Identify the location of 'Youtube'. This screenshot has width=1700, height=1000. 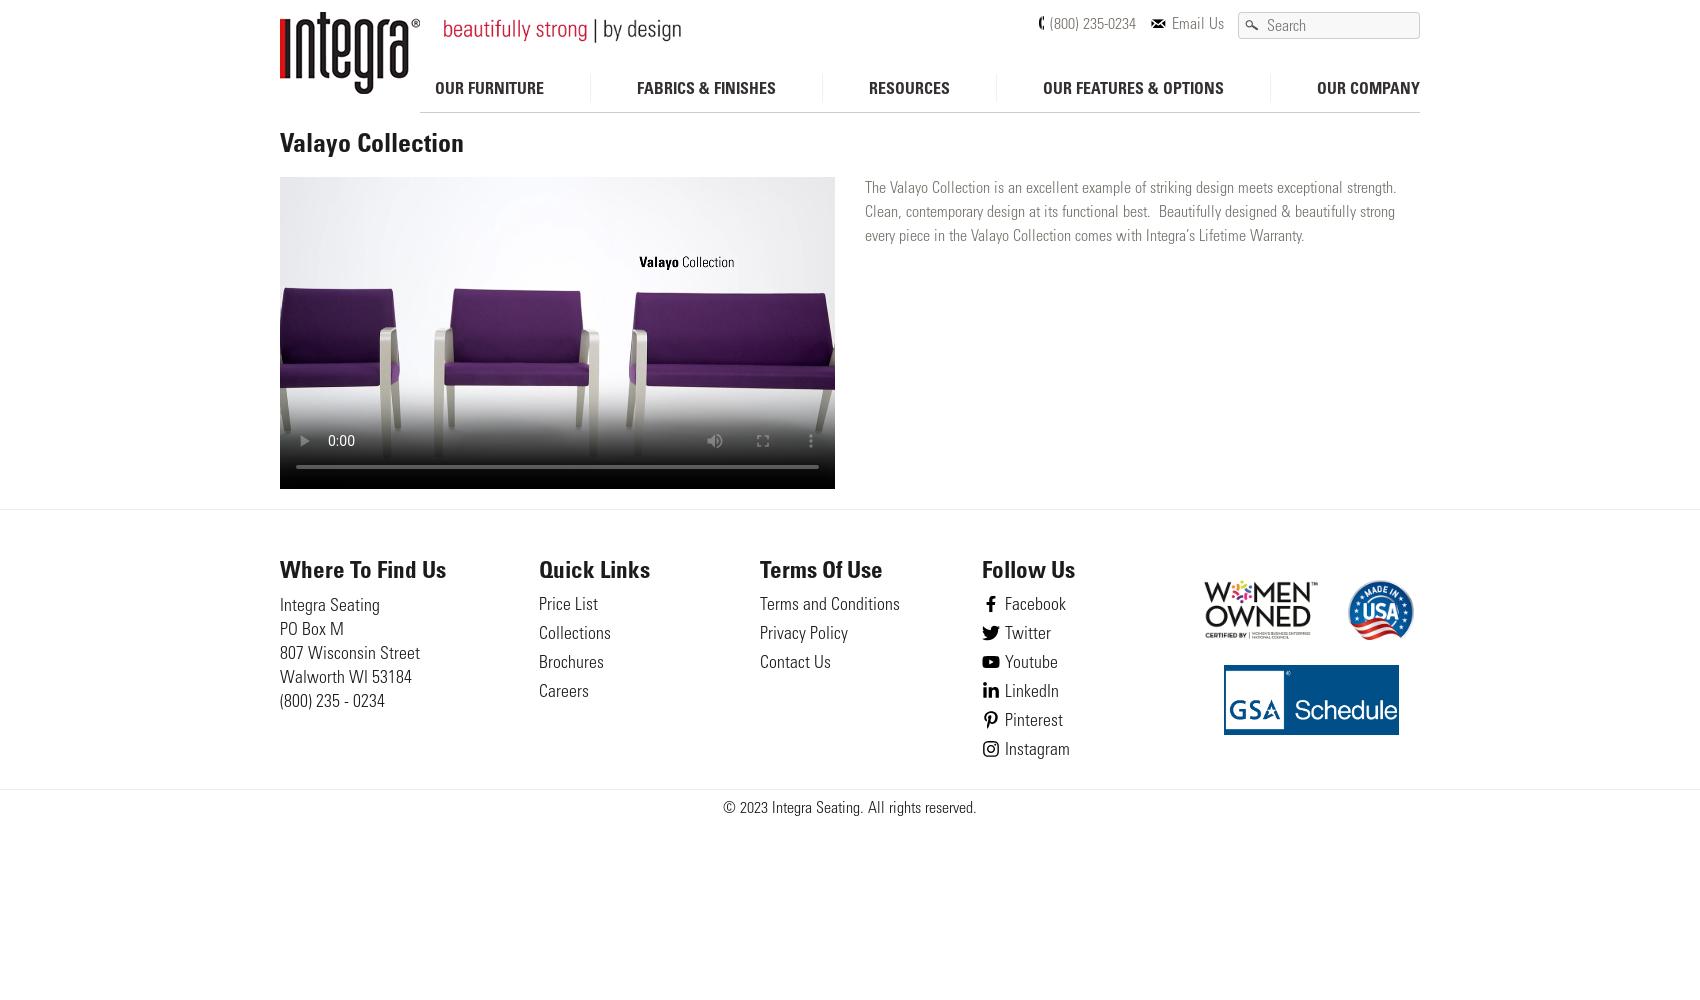
(1029, 664).